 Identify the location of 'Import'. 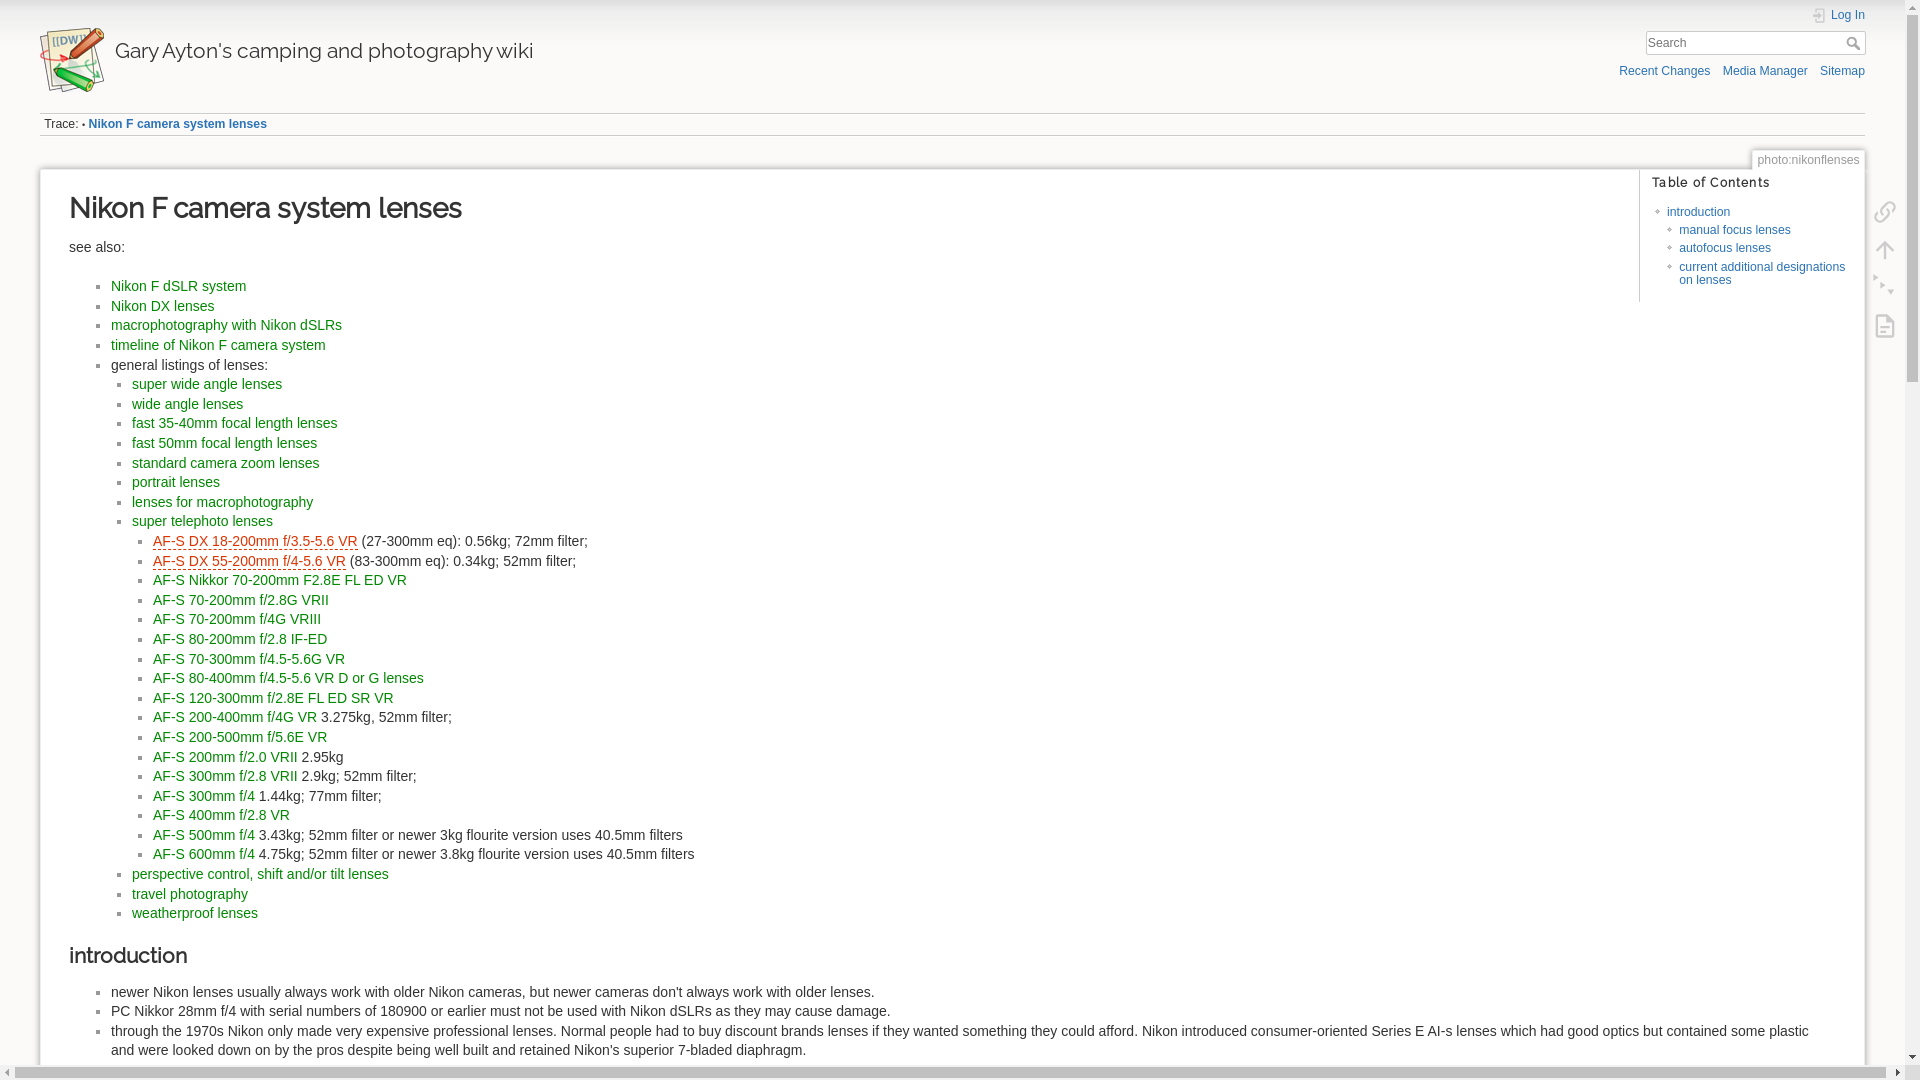
(1884, 325).